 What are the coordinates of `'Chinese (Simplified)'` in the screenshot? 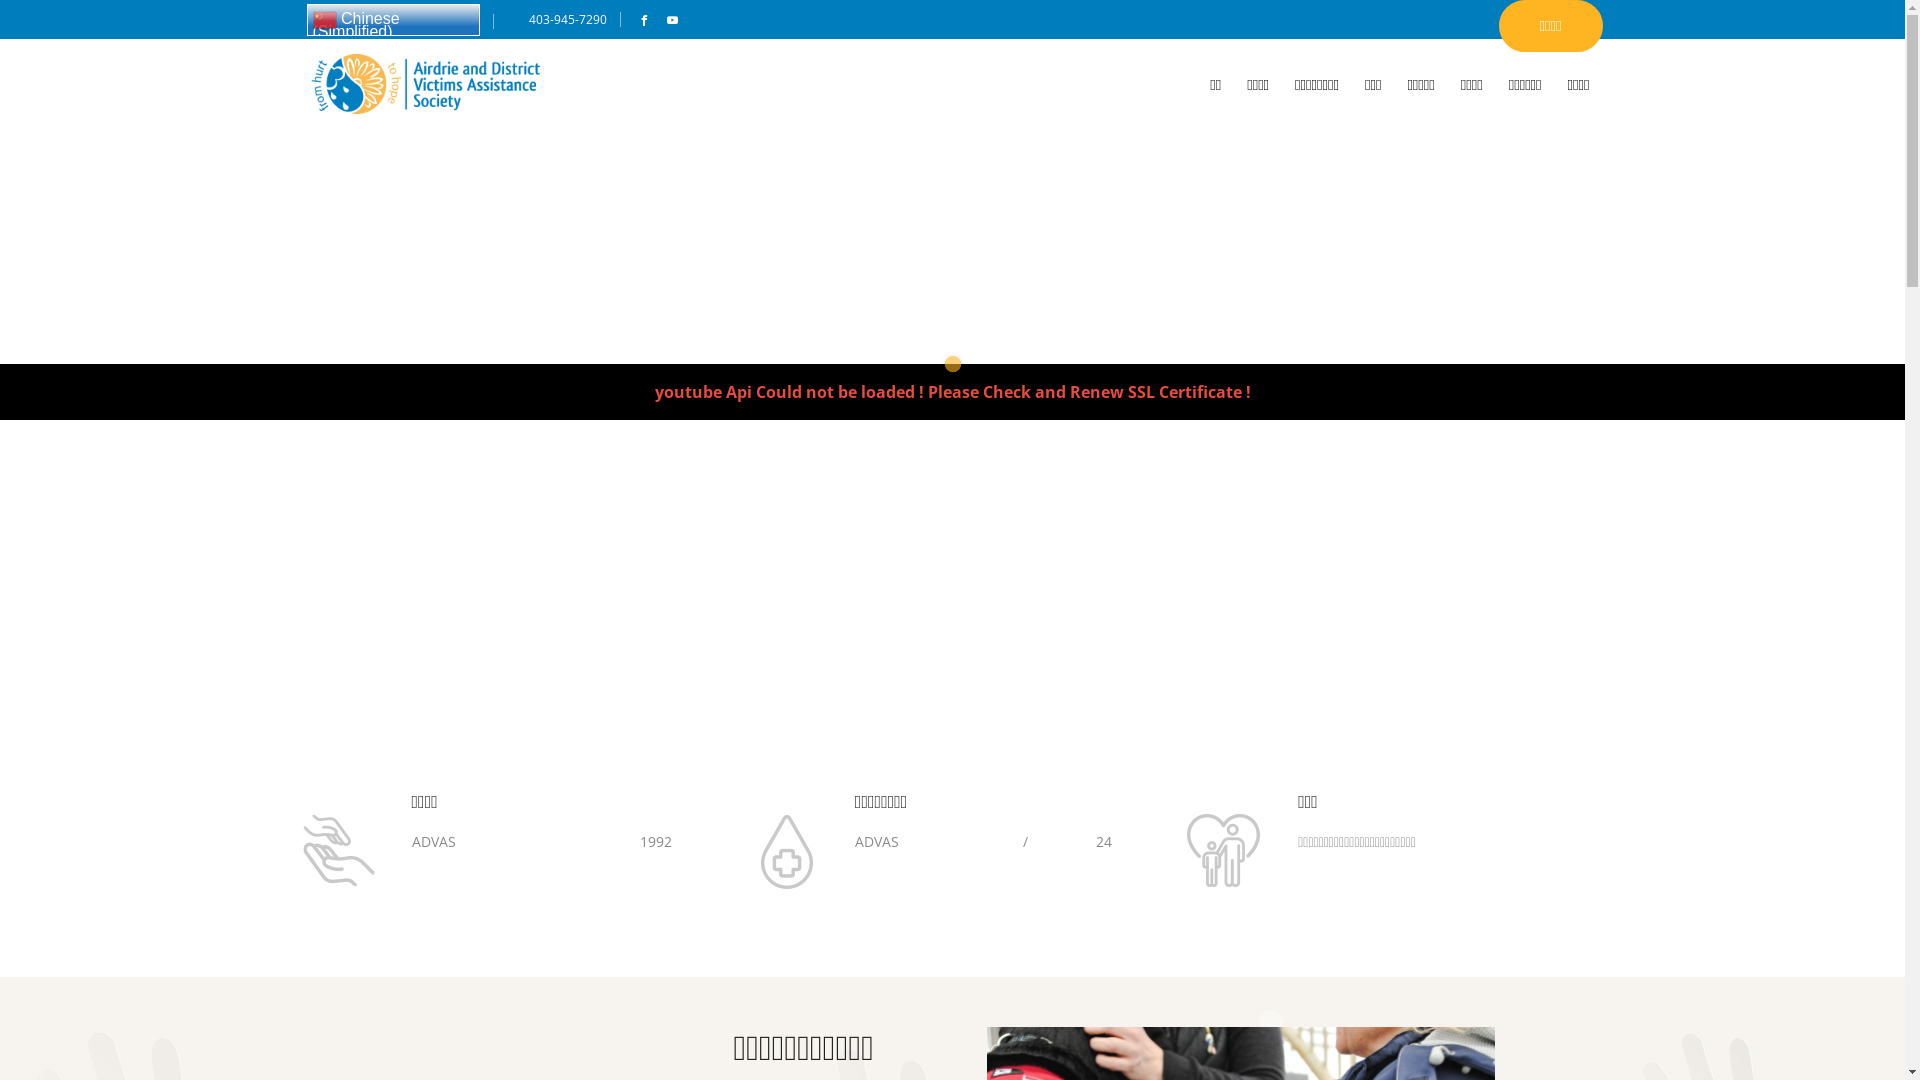 It's located at (305, 19).